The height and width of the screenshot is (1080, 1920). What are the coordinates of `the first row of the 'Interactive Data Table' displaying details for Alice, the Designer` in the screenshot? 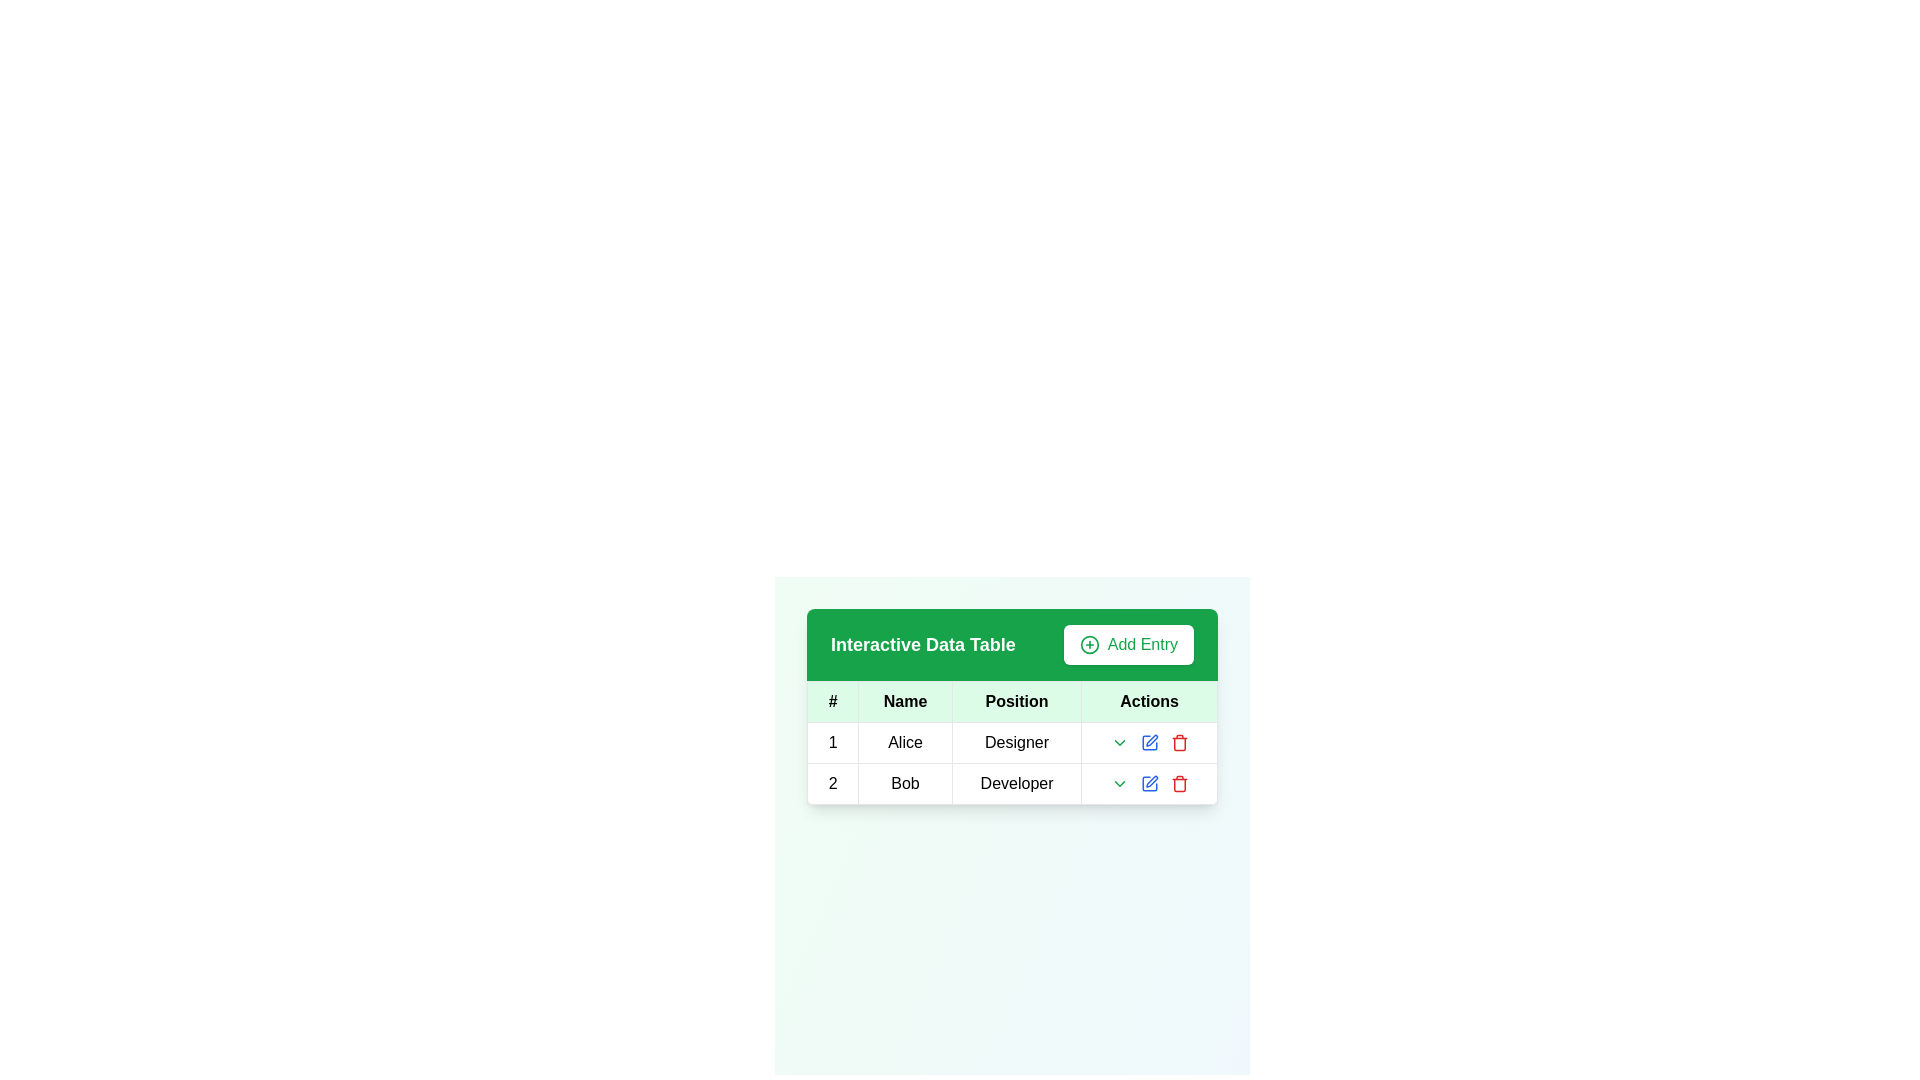 It's located at (1012, 763).